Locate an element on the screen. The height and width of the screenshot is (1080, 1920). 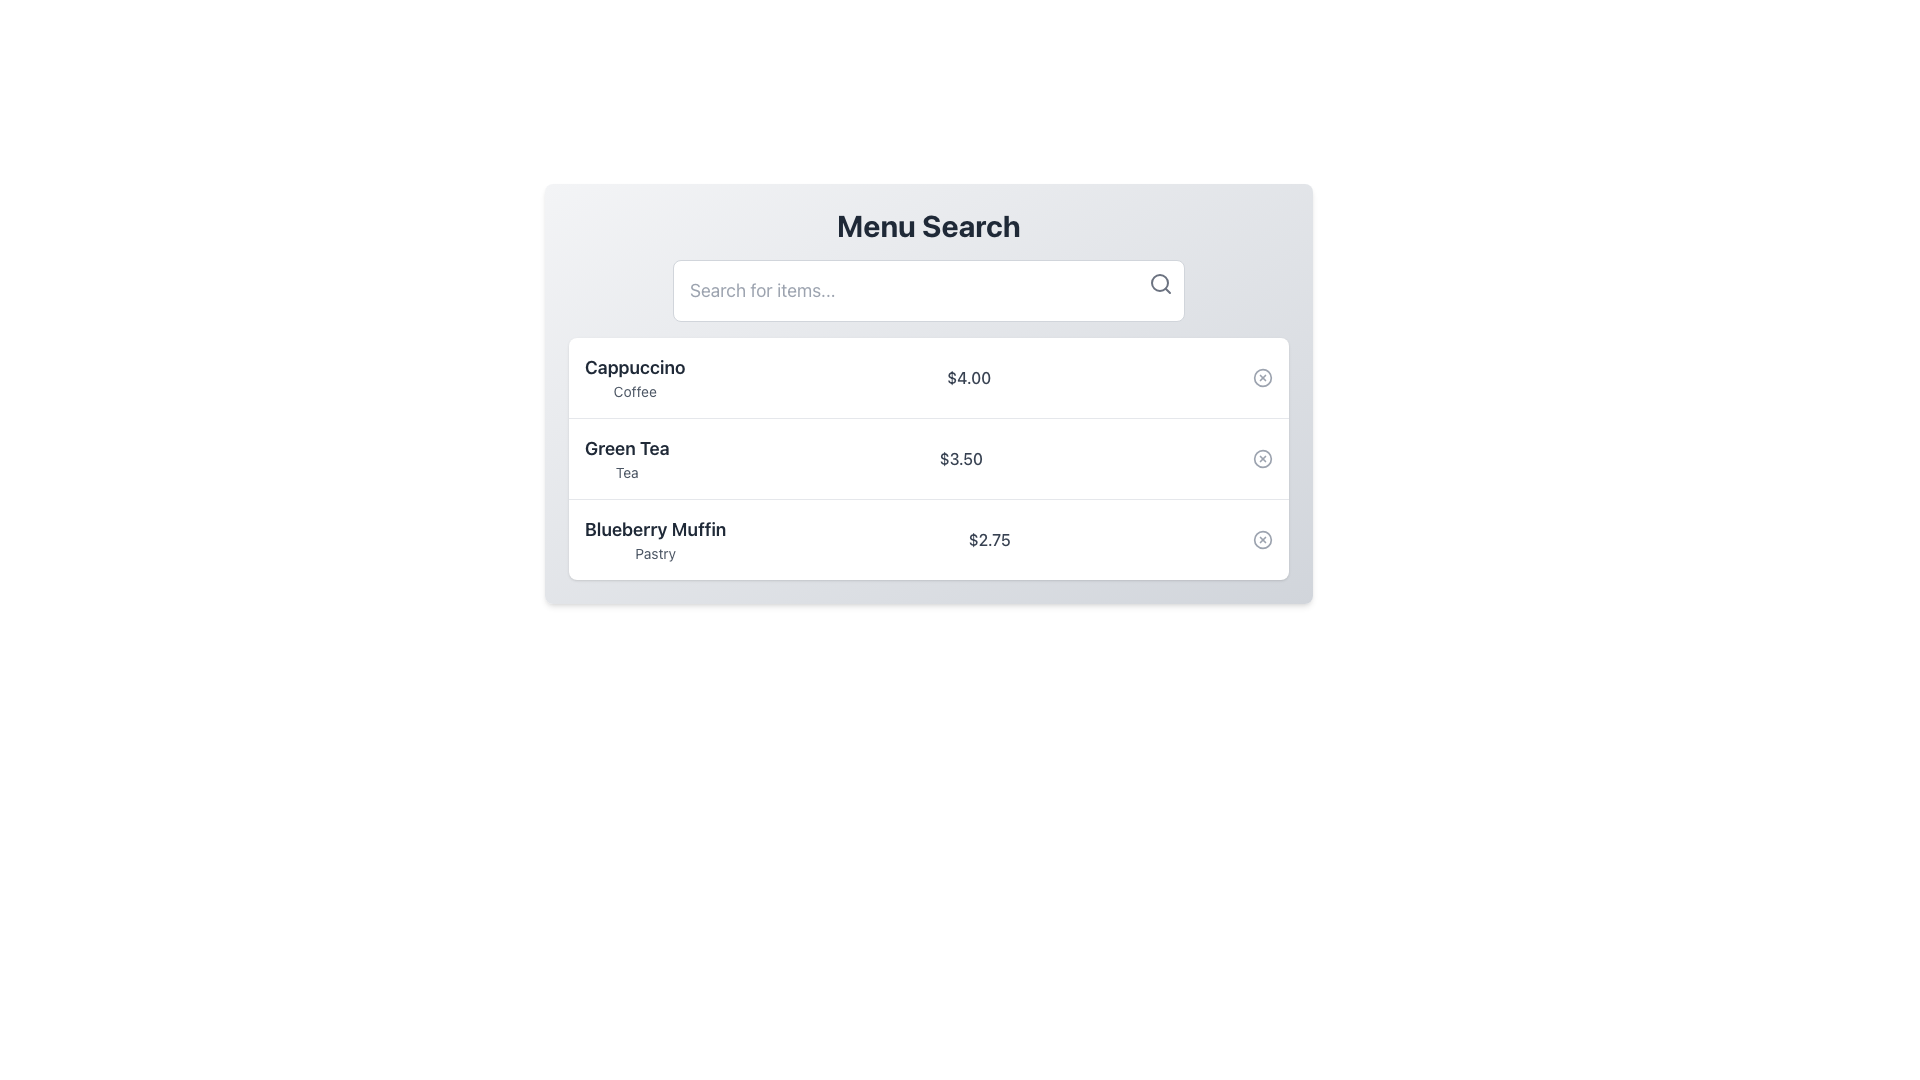
the Text label that serves as the primary display name for an item in a menu interface, located in the central part of the UI, above 'Tea', surrounded by 'Cappuccino' and 'Blueberry Muffin' is located at coordinates (626, 447).